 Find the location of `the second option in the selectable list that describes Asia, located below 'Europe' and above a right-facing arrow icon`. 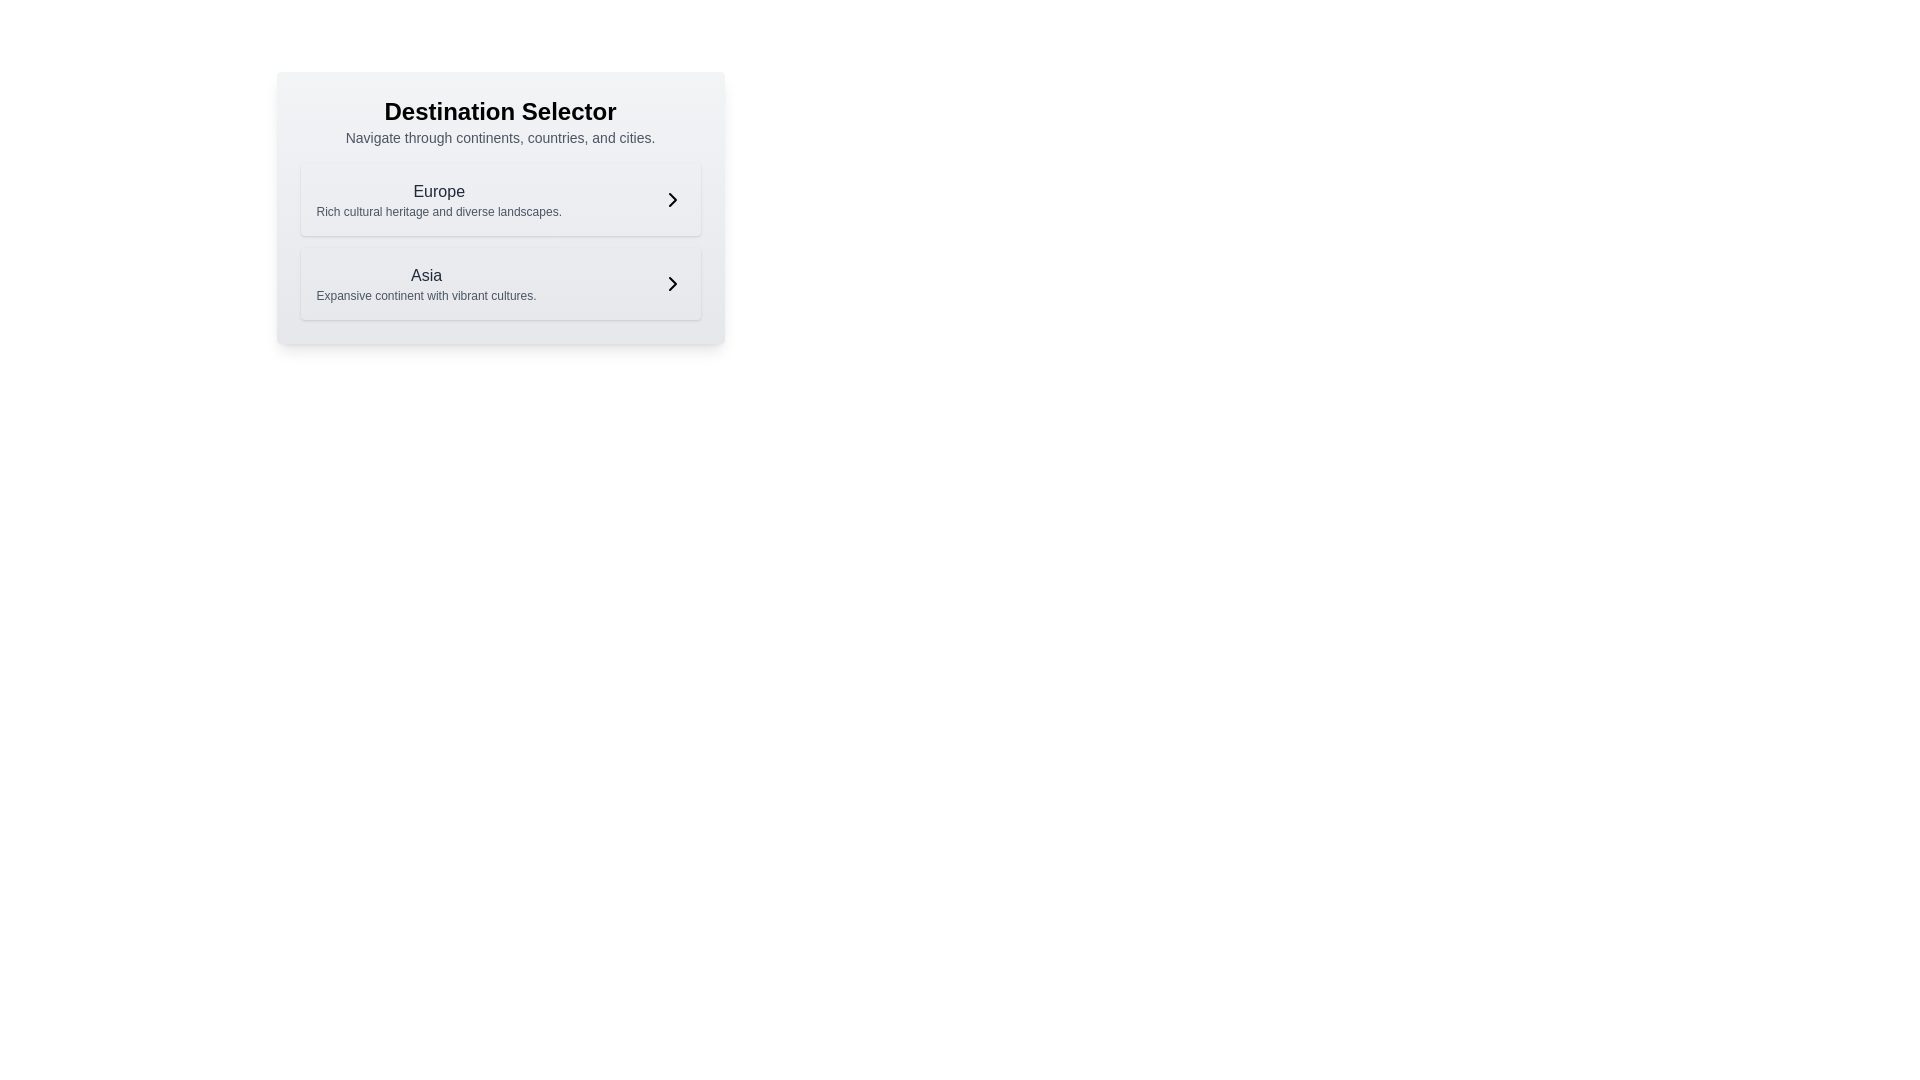

the second option in the selectable list that describes Asia, located below 'Europe' and above a right-facing arrow icon is located at coordinates (425, 284).